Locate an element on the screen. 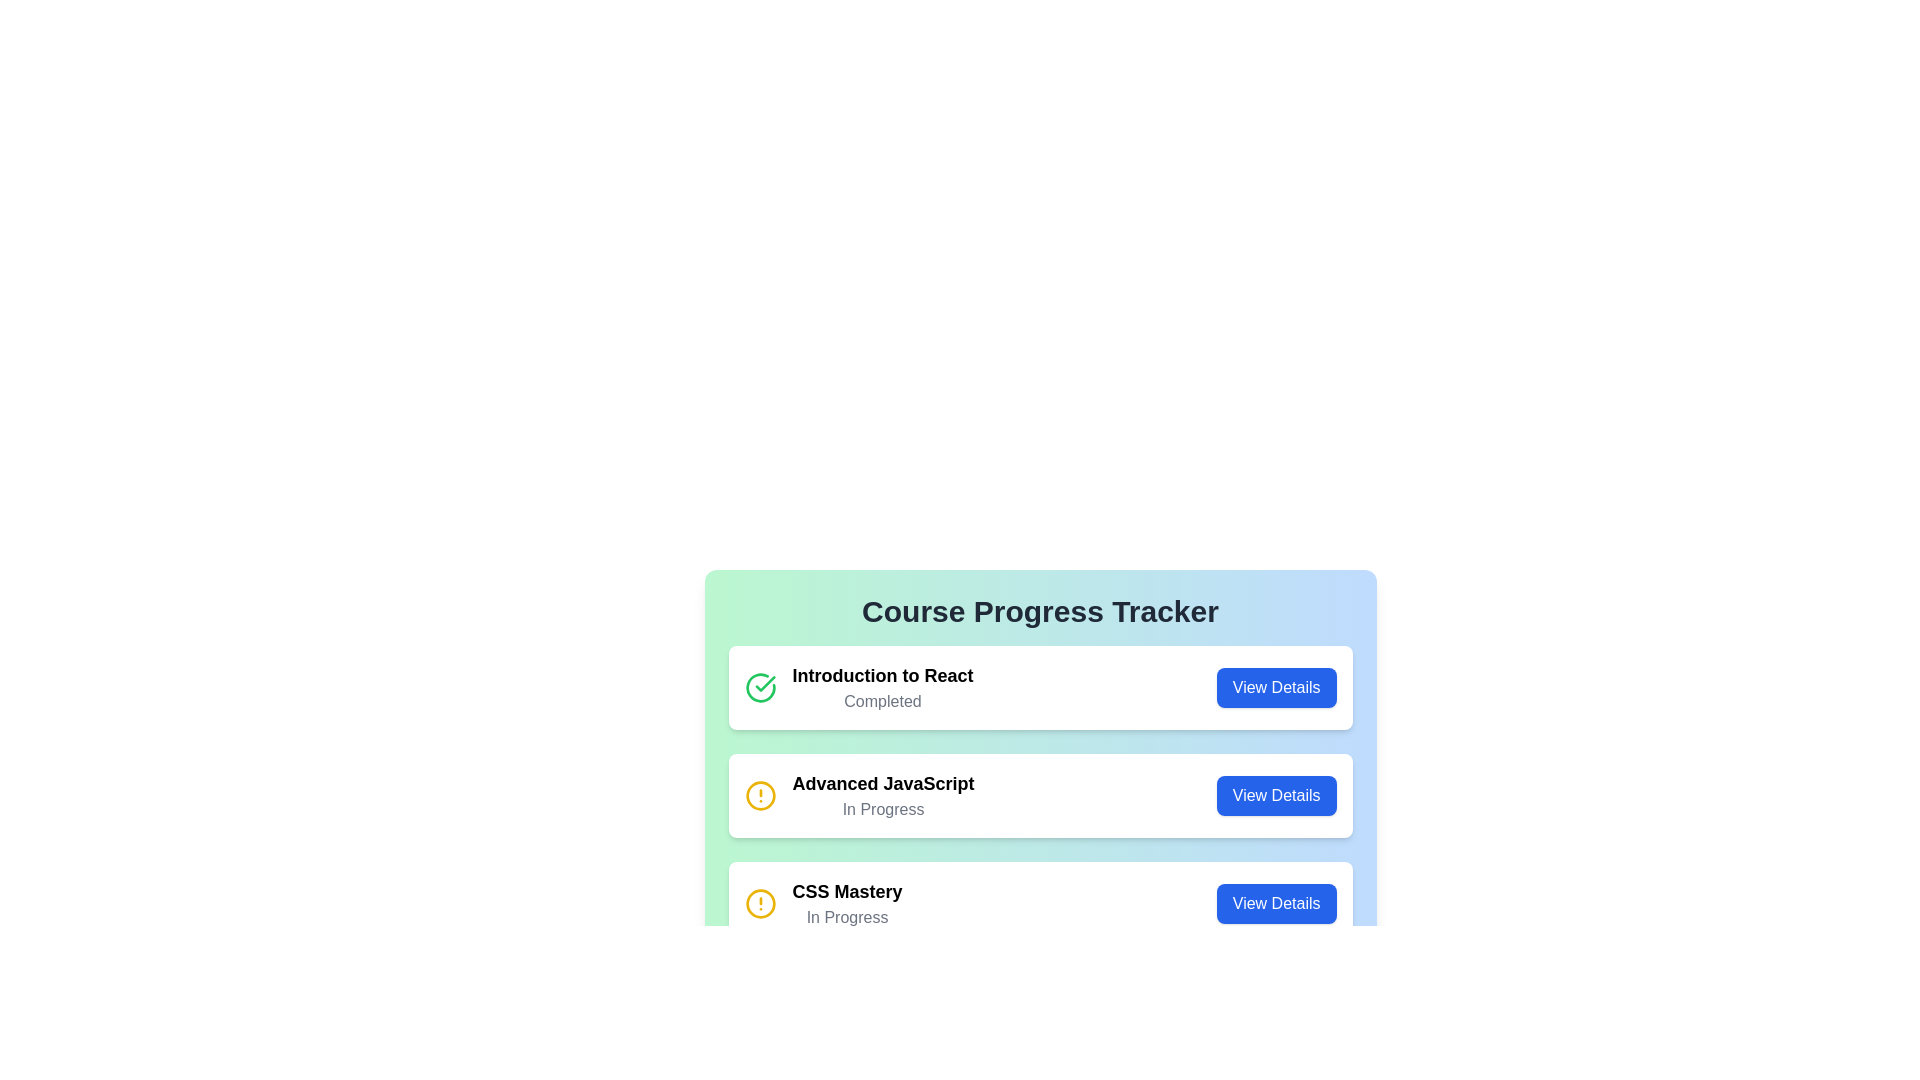  the 'Introduction to React' text label in the course progress tracker is located at coordinates (859, 686).